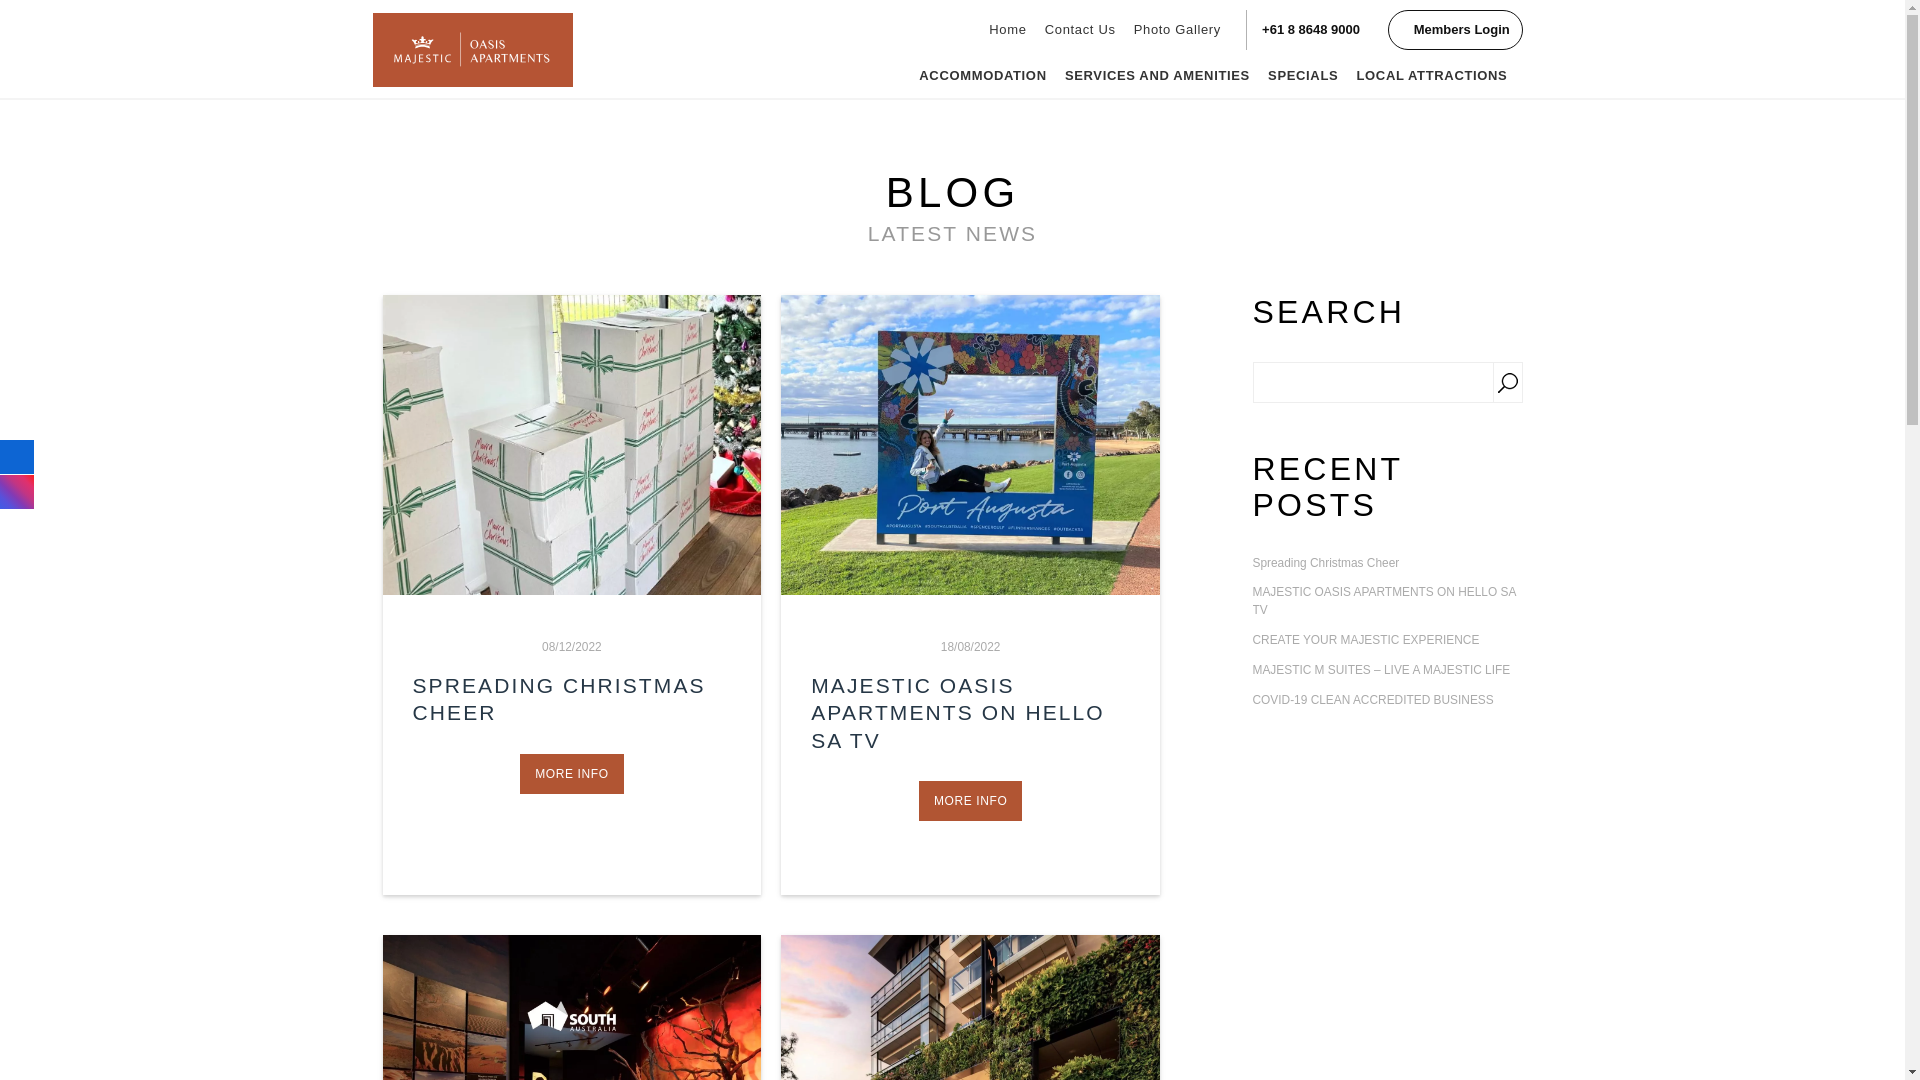  I want to click on 'ACCOMMODATION', so click(909, 75).